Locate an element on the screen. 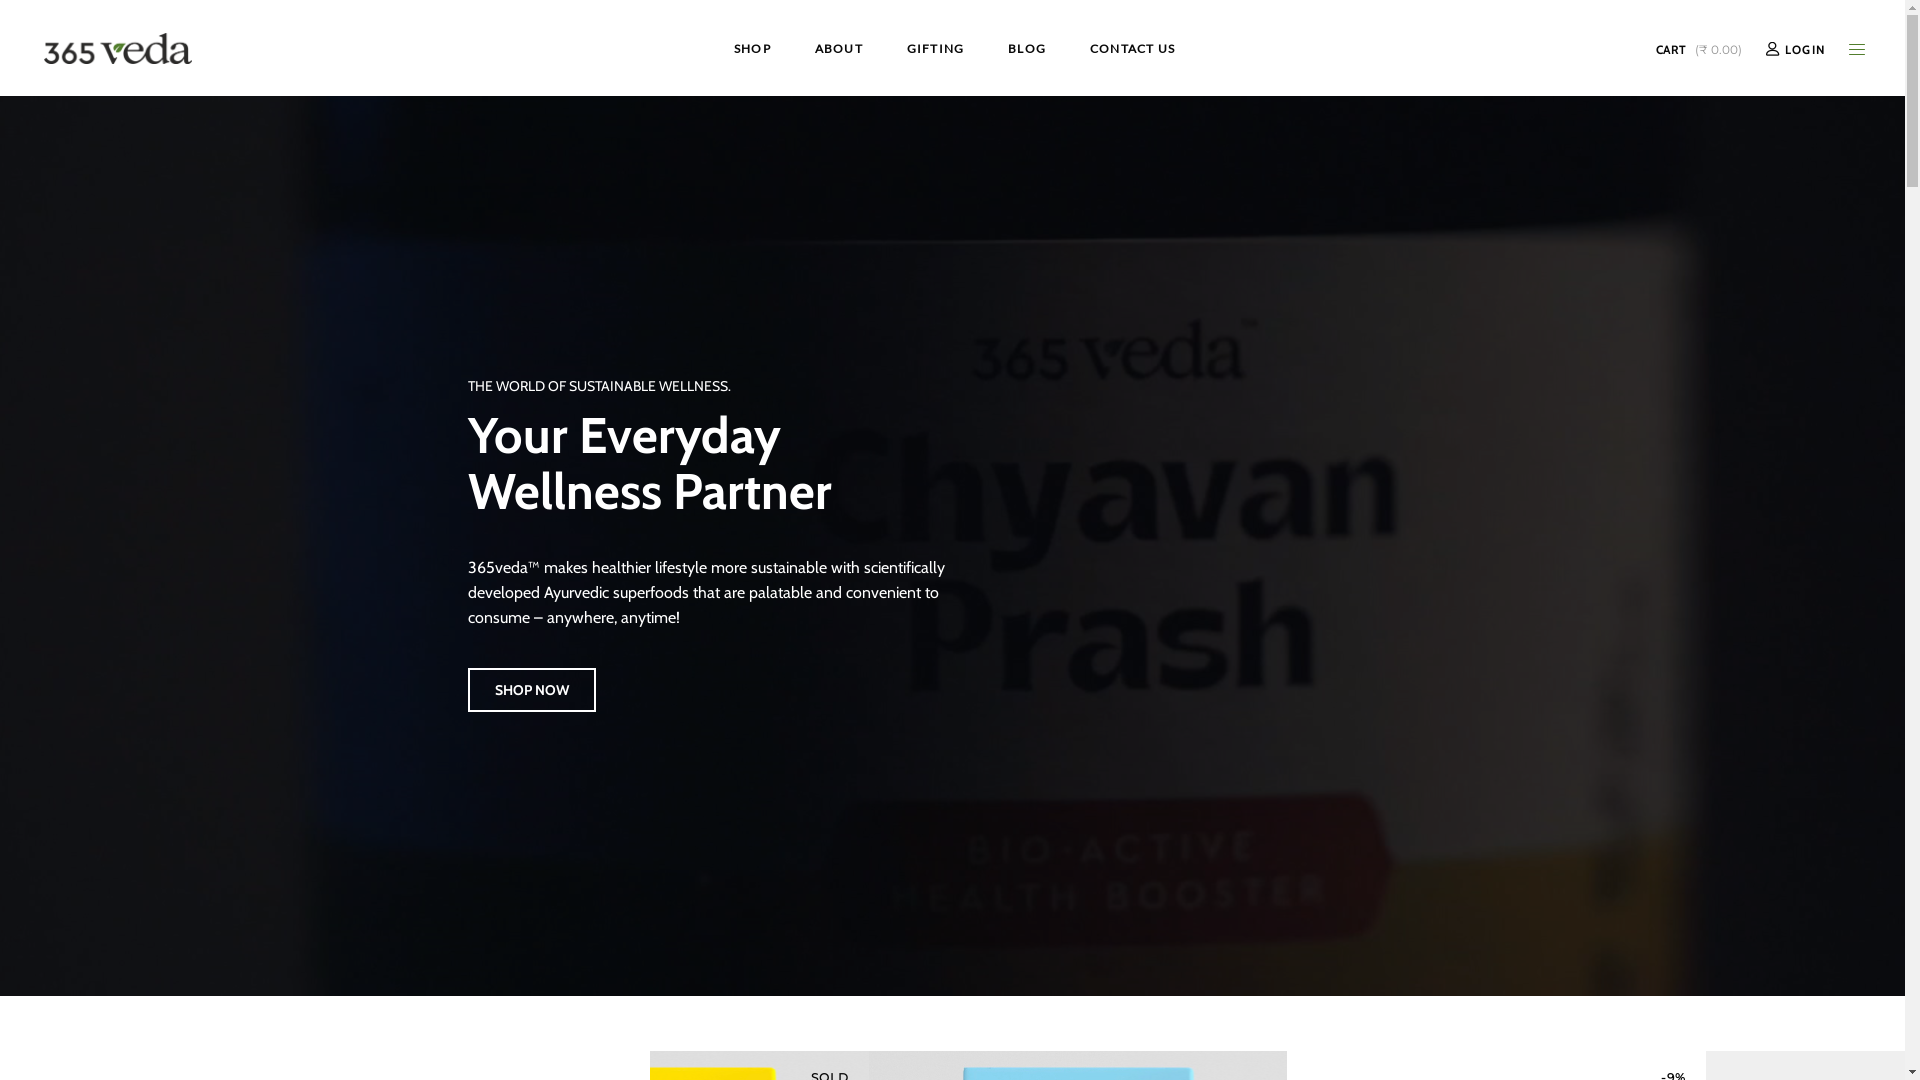 The width and height of the screenshot is (1920, 1080). 'CONTACT US' is located at coordinates (1067, 46).